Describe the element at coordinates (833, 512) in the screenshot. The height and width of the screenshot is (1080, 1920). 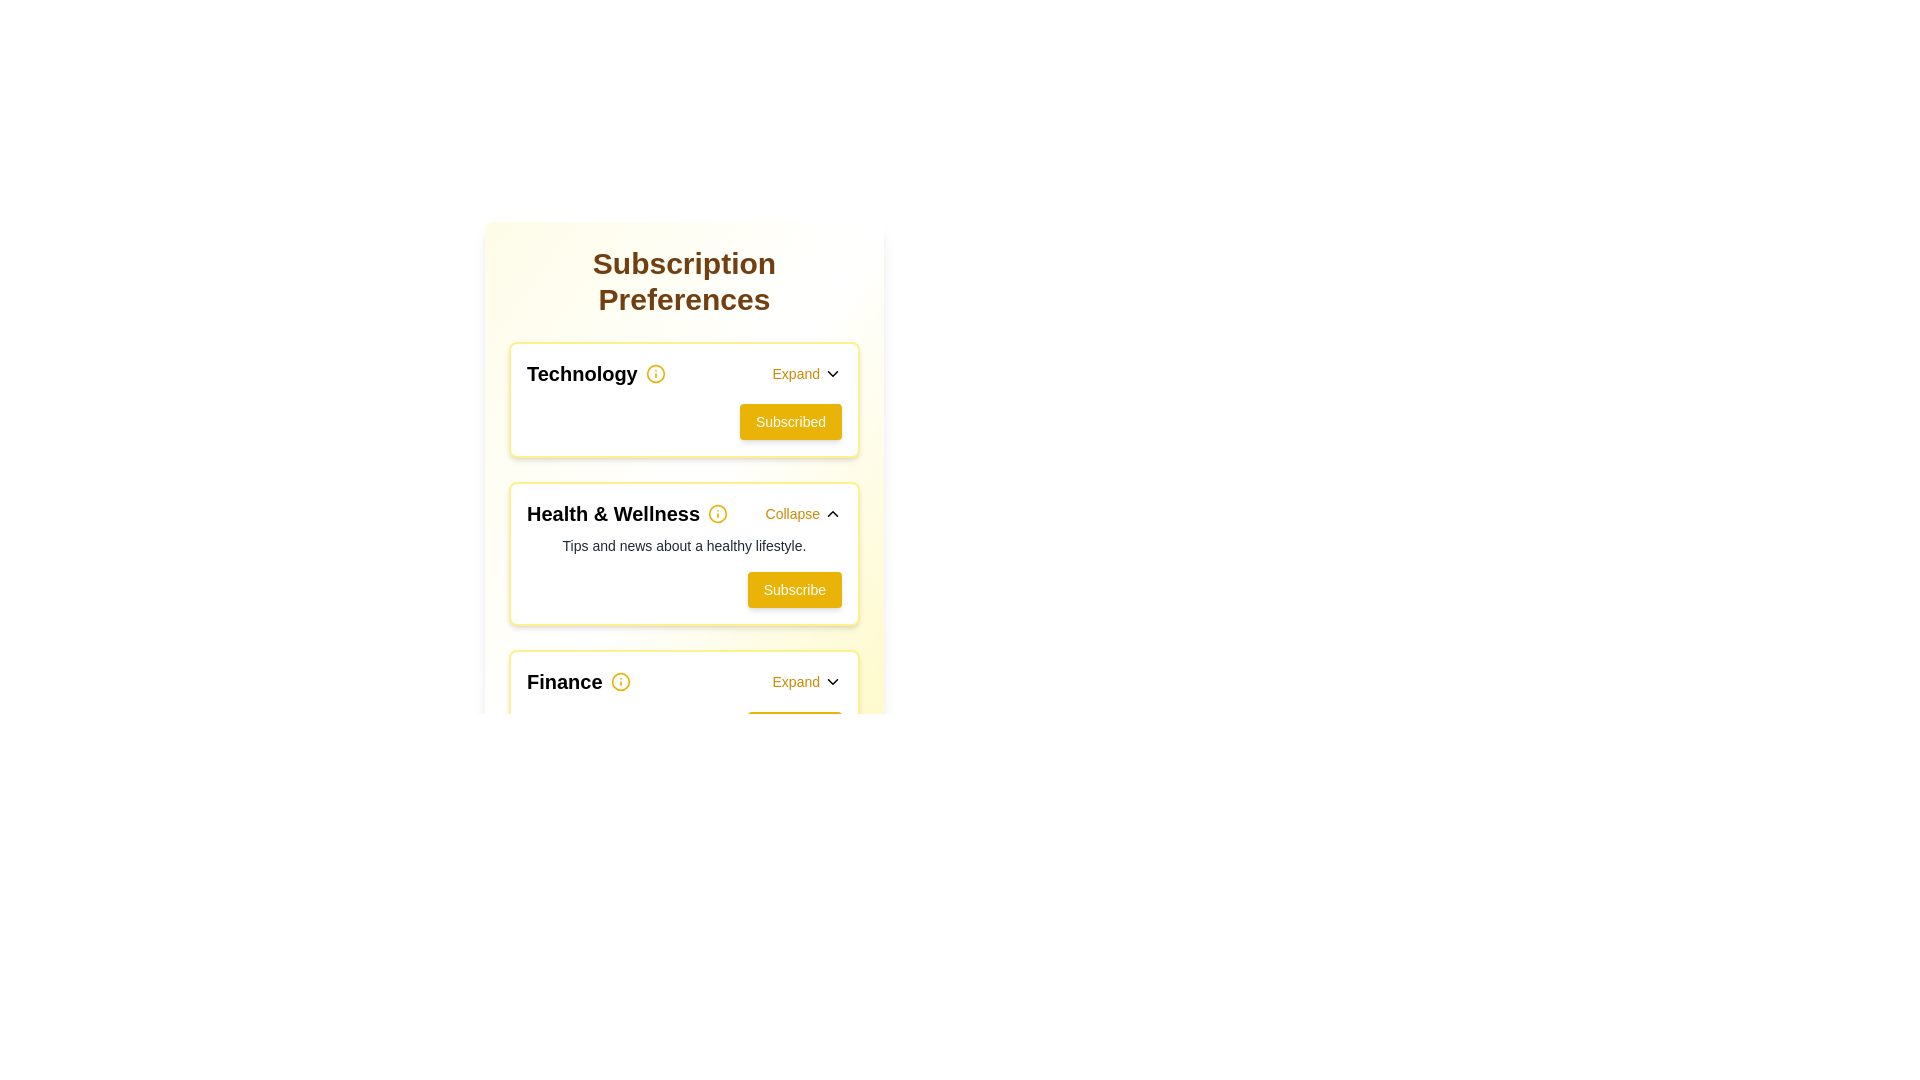
I see `the arrow icon located at the top-right corner of the 'Health & Wellness' section` at that location.